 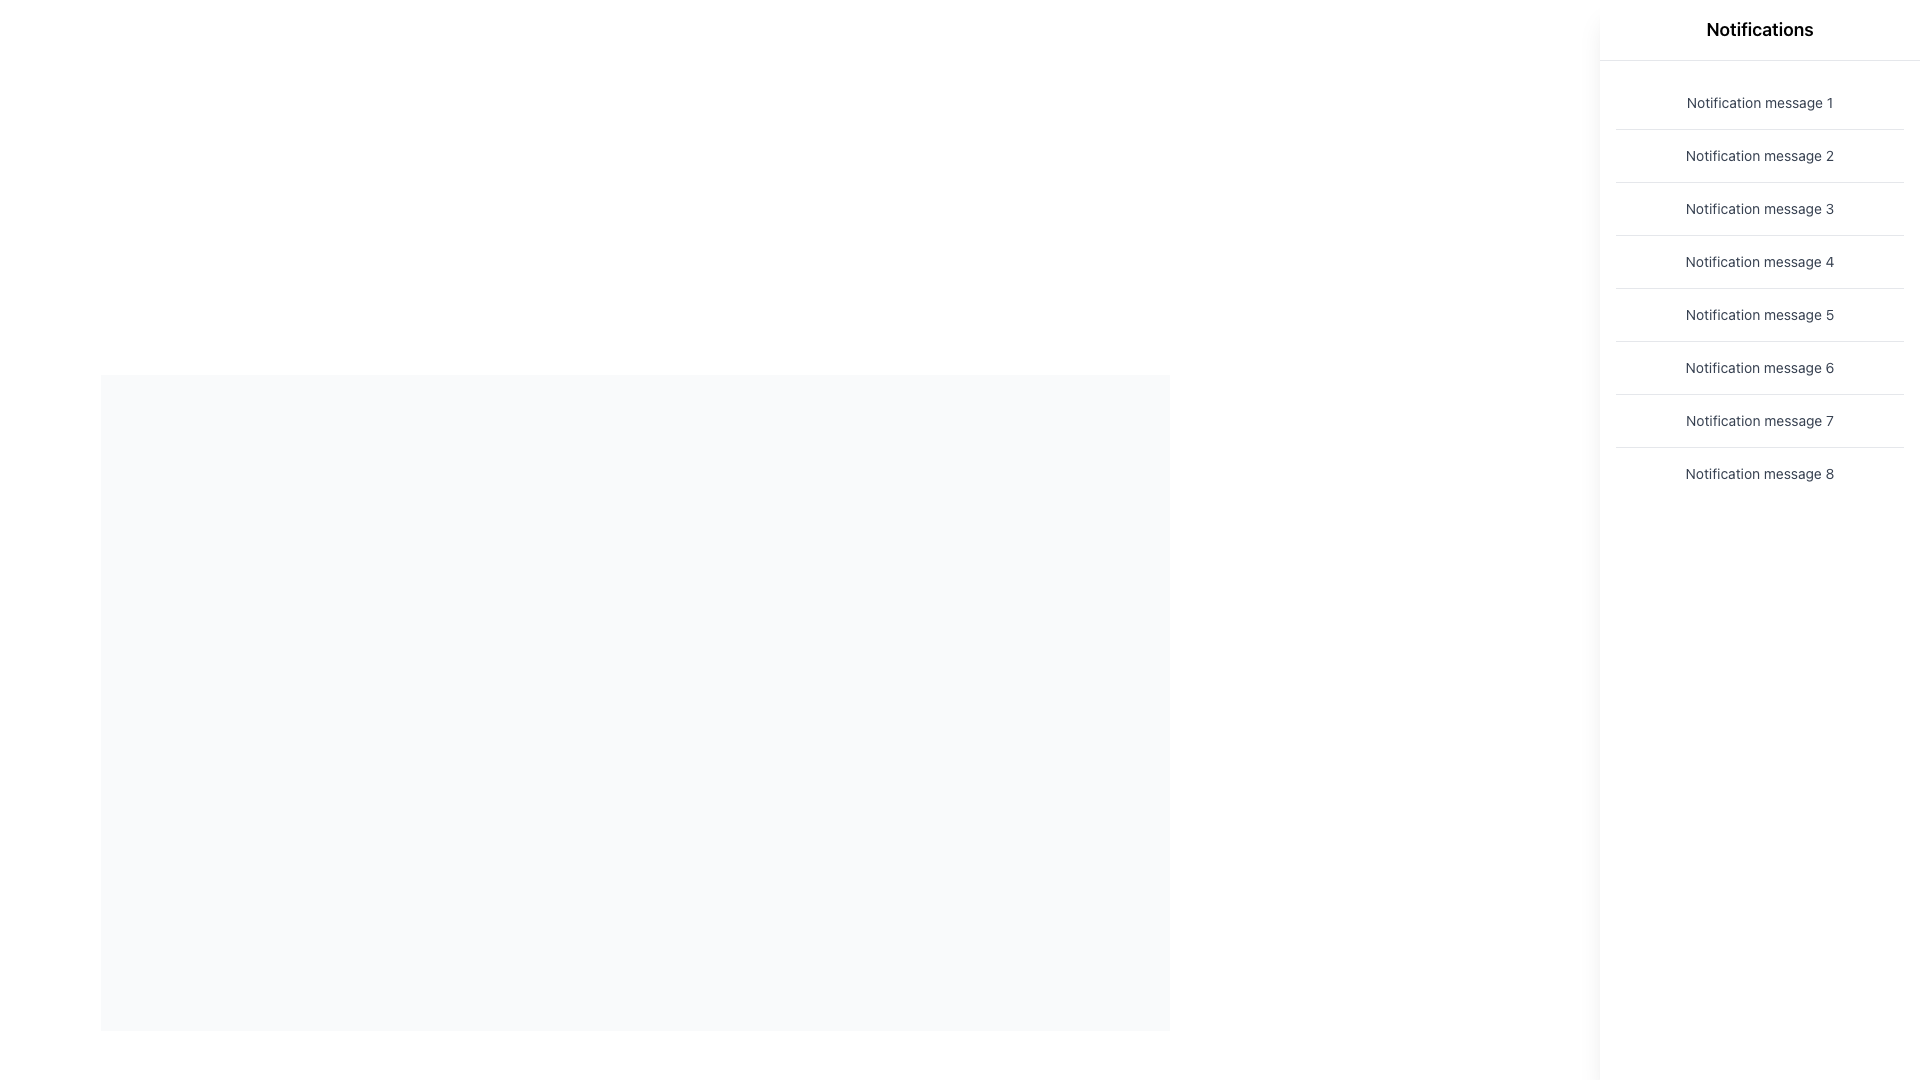 I want to click on the third static notification message displayed on the right-hand side of the interface, so click(x=1760, y=208).